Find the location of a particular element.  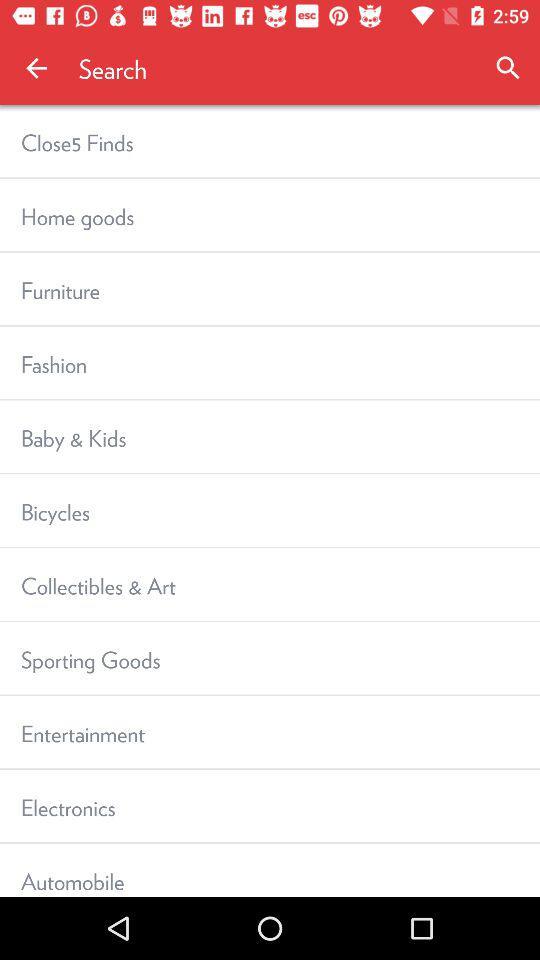

icon above close5 finds icon is located at coordinates (36, 68).